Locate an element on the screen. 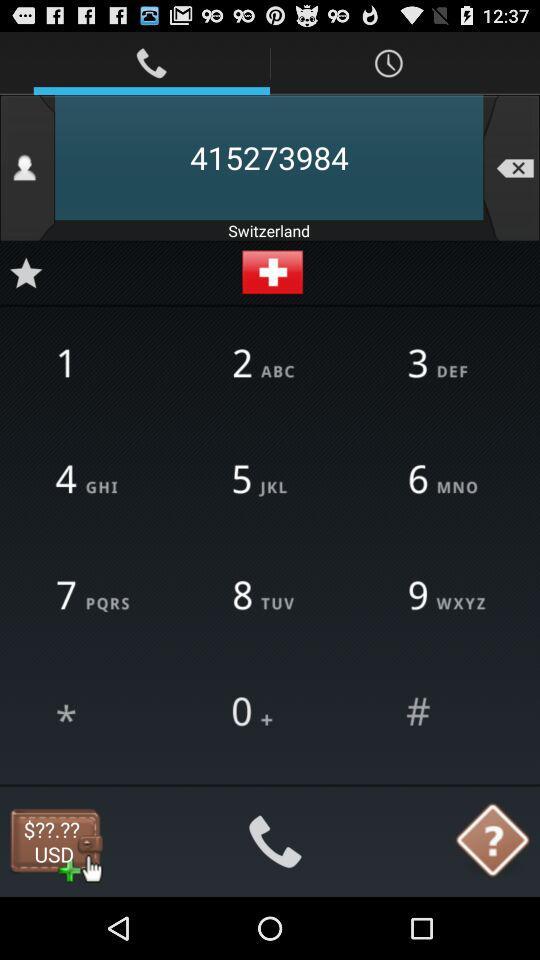 The image size is (540, 960). the star icon is located at coordinates (25, 290).